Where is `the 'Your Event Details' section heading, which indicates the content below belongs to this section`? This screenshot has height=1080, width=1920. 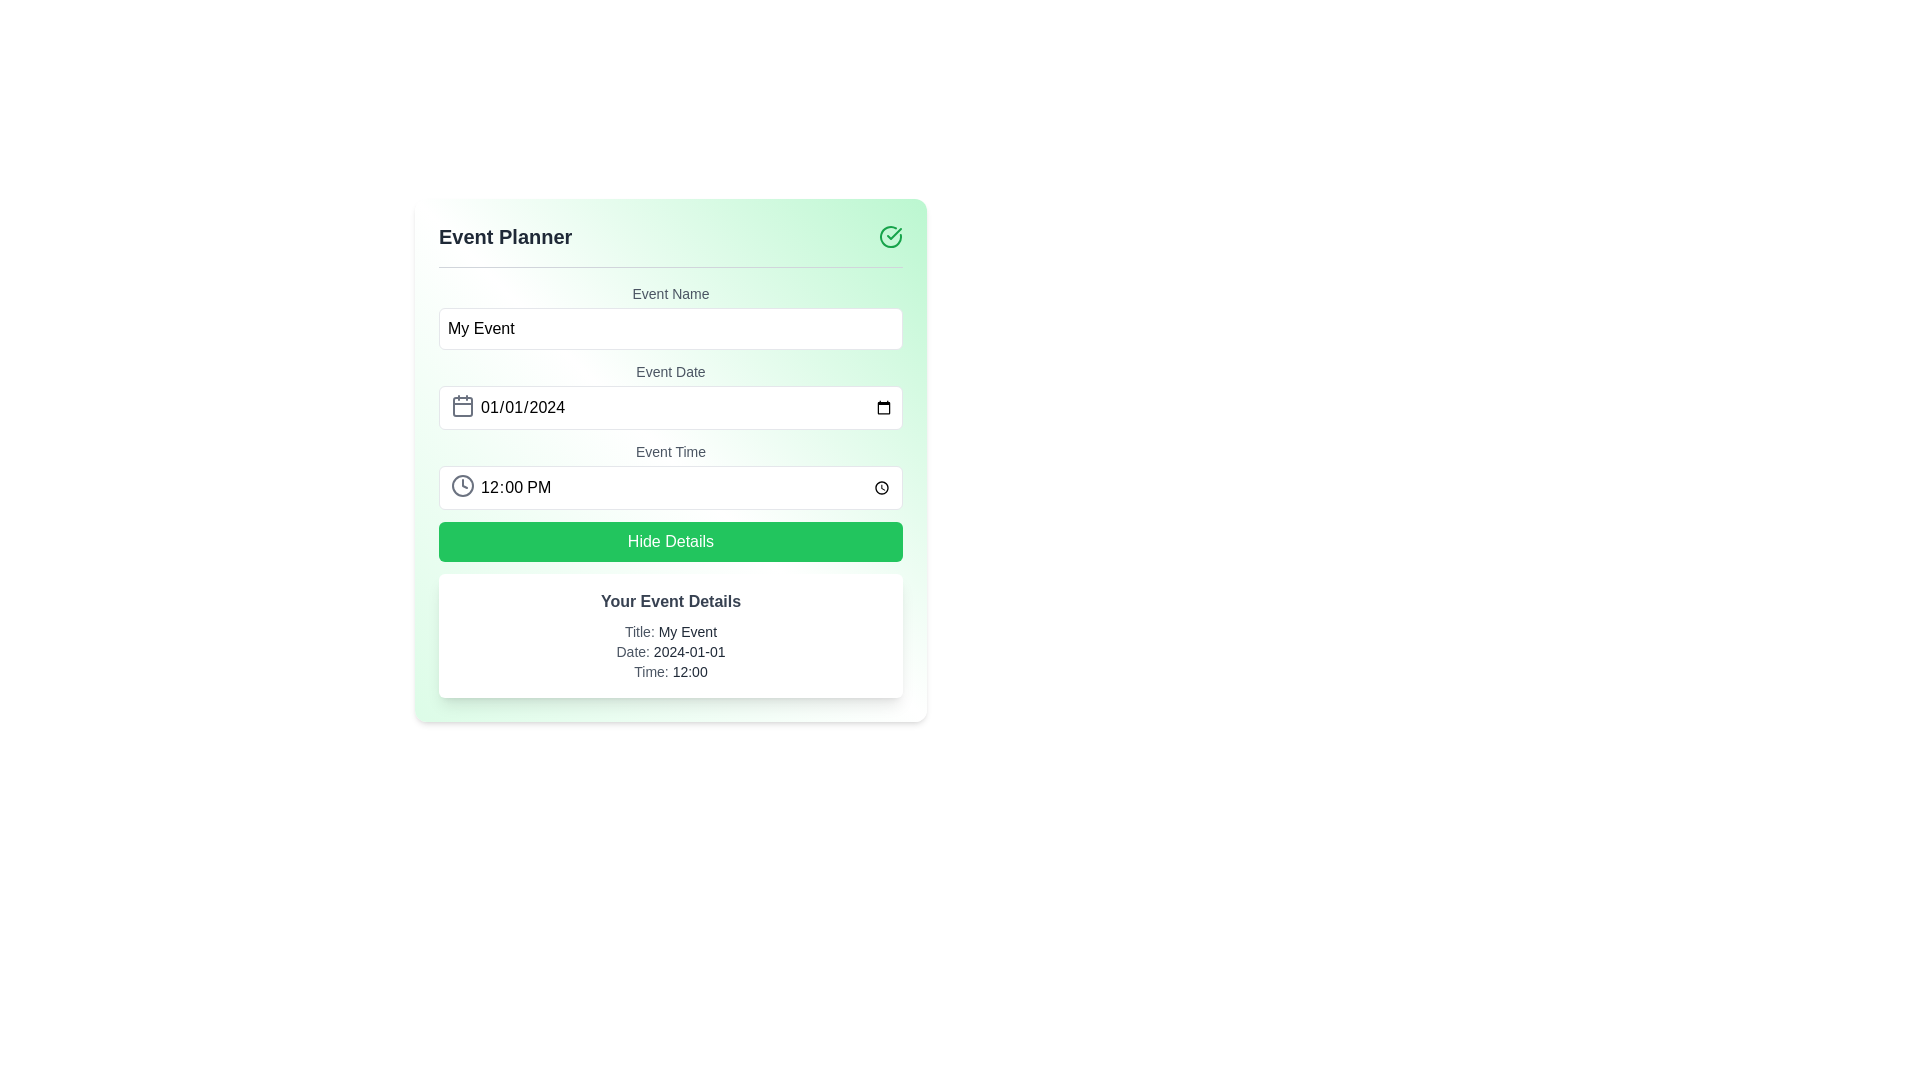 the 'Your Event Details' section heading, which indicates the content below belongs to this section is located at coordinates (671, 600).